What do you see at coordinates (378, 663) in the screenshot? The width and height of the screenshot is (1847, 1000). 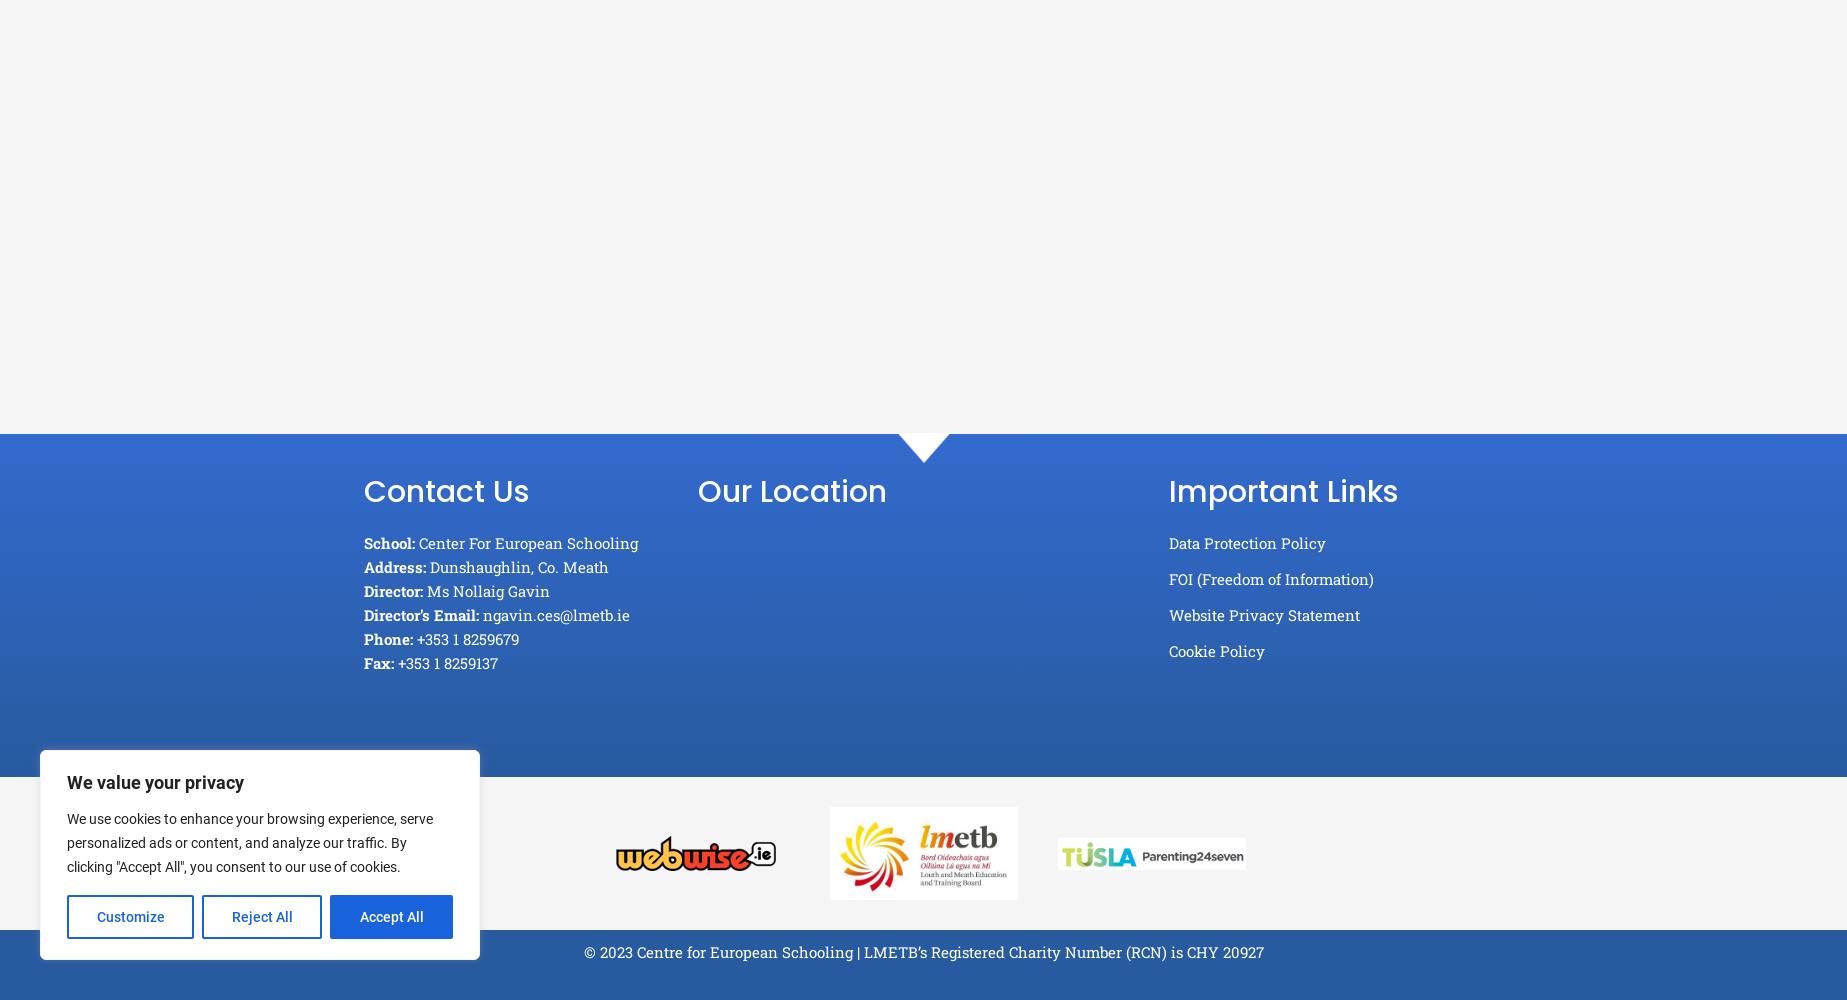 I see `'Fax:'` at bounding box center [378, 663].